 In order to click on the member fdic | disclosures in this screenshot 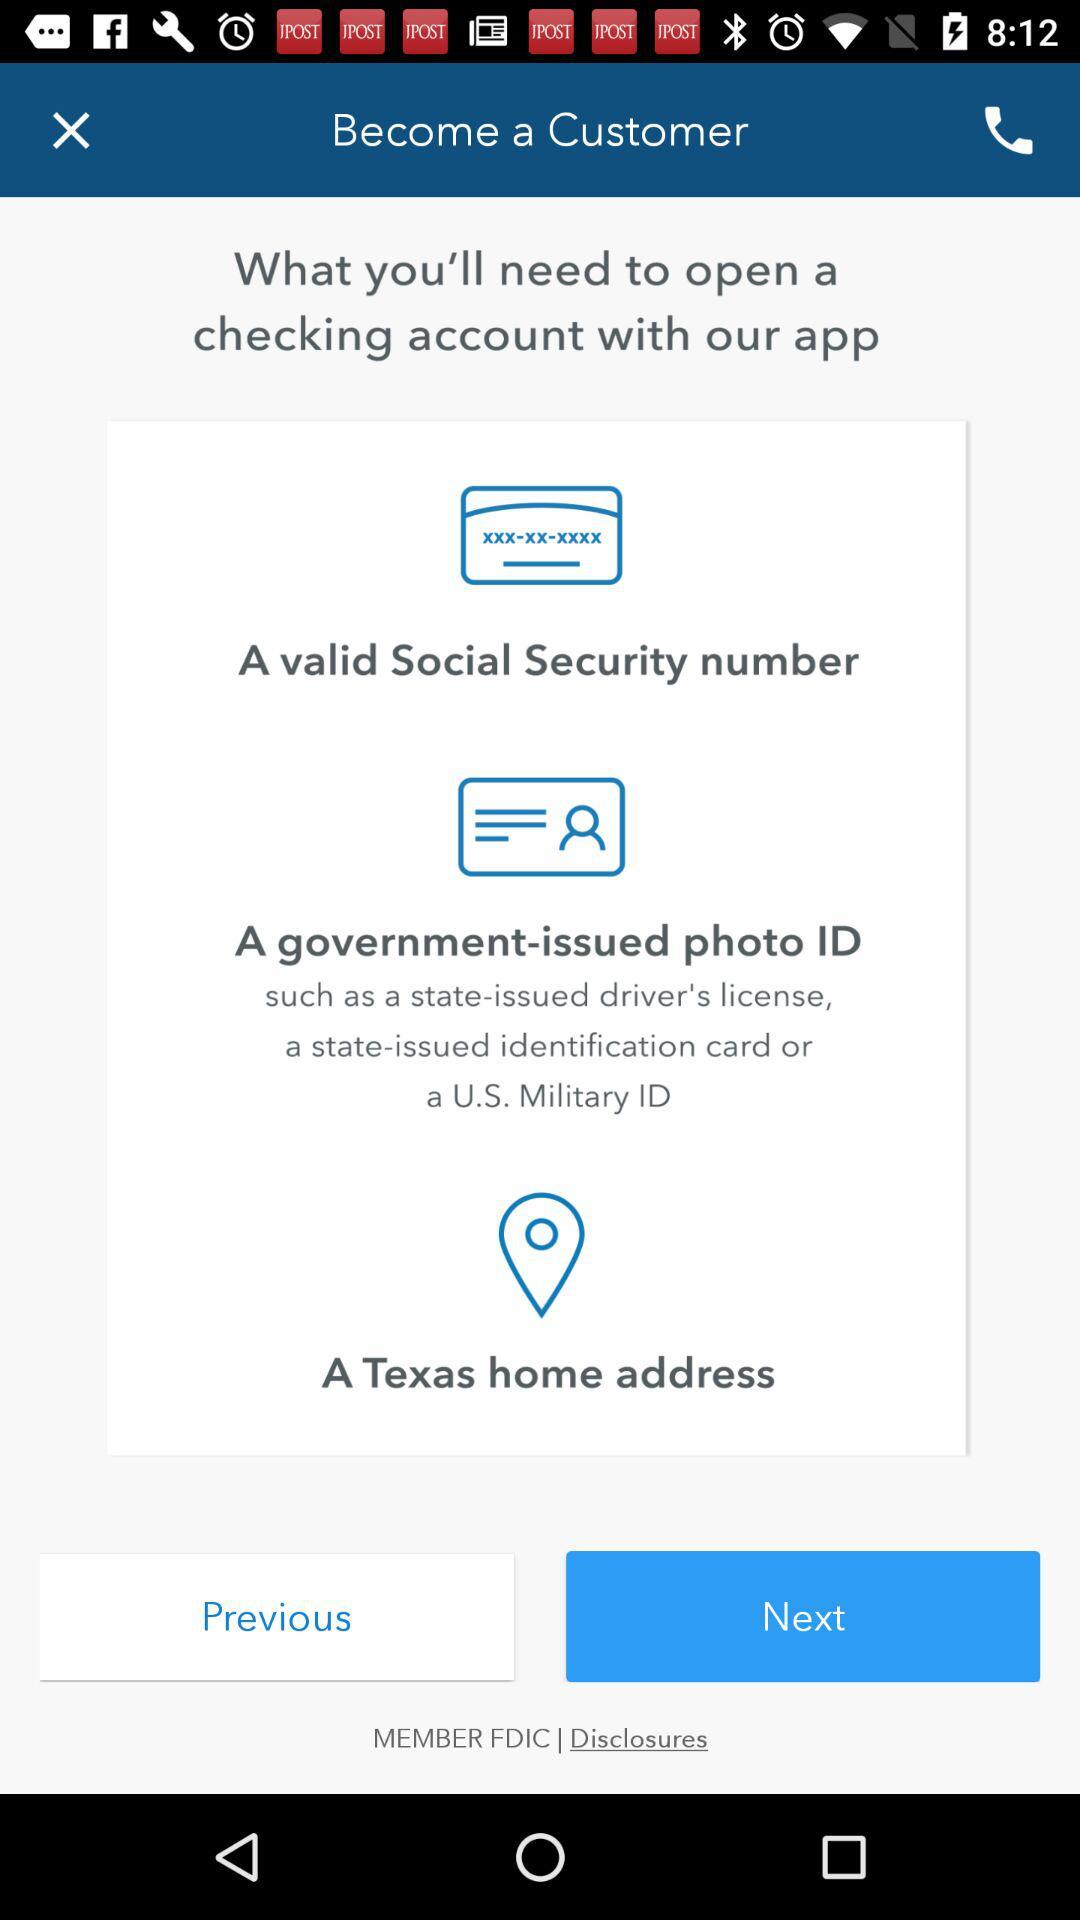, I will do `click(540, 1737)`.